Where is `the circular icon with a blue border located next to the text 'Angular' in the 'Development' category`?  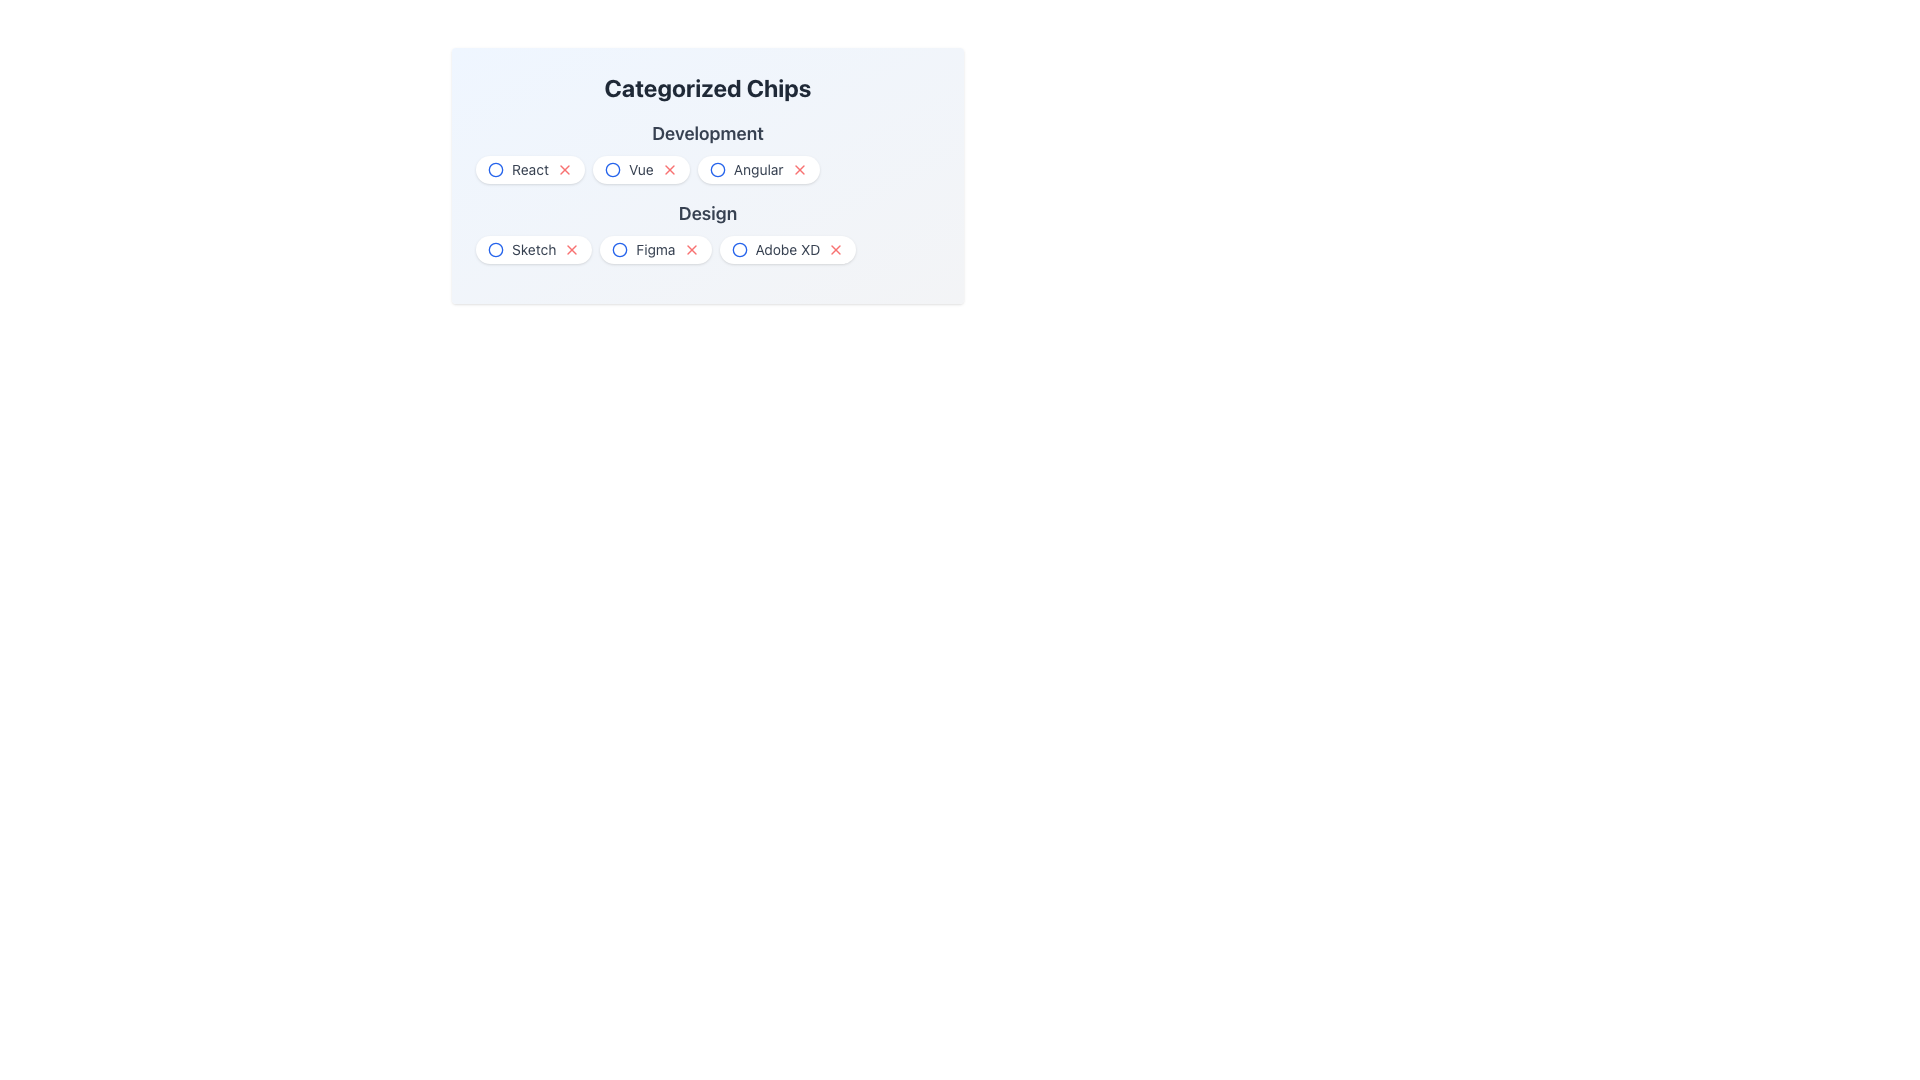
the circular icon with a blue border located next to the text 'Angular' in the 'Development' category is located at coordinates (717, 168).